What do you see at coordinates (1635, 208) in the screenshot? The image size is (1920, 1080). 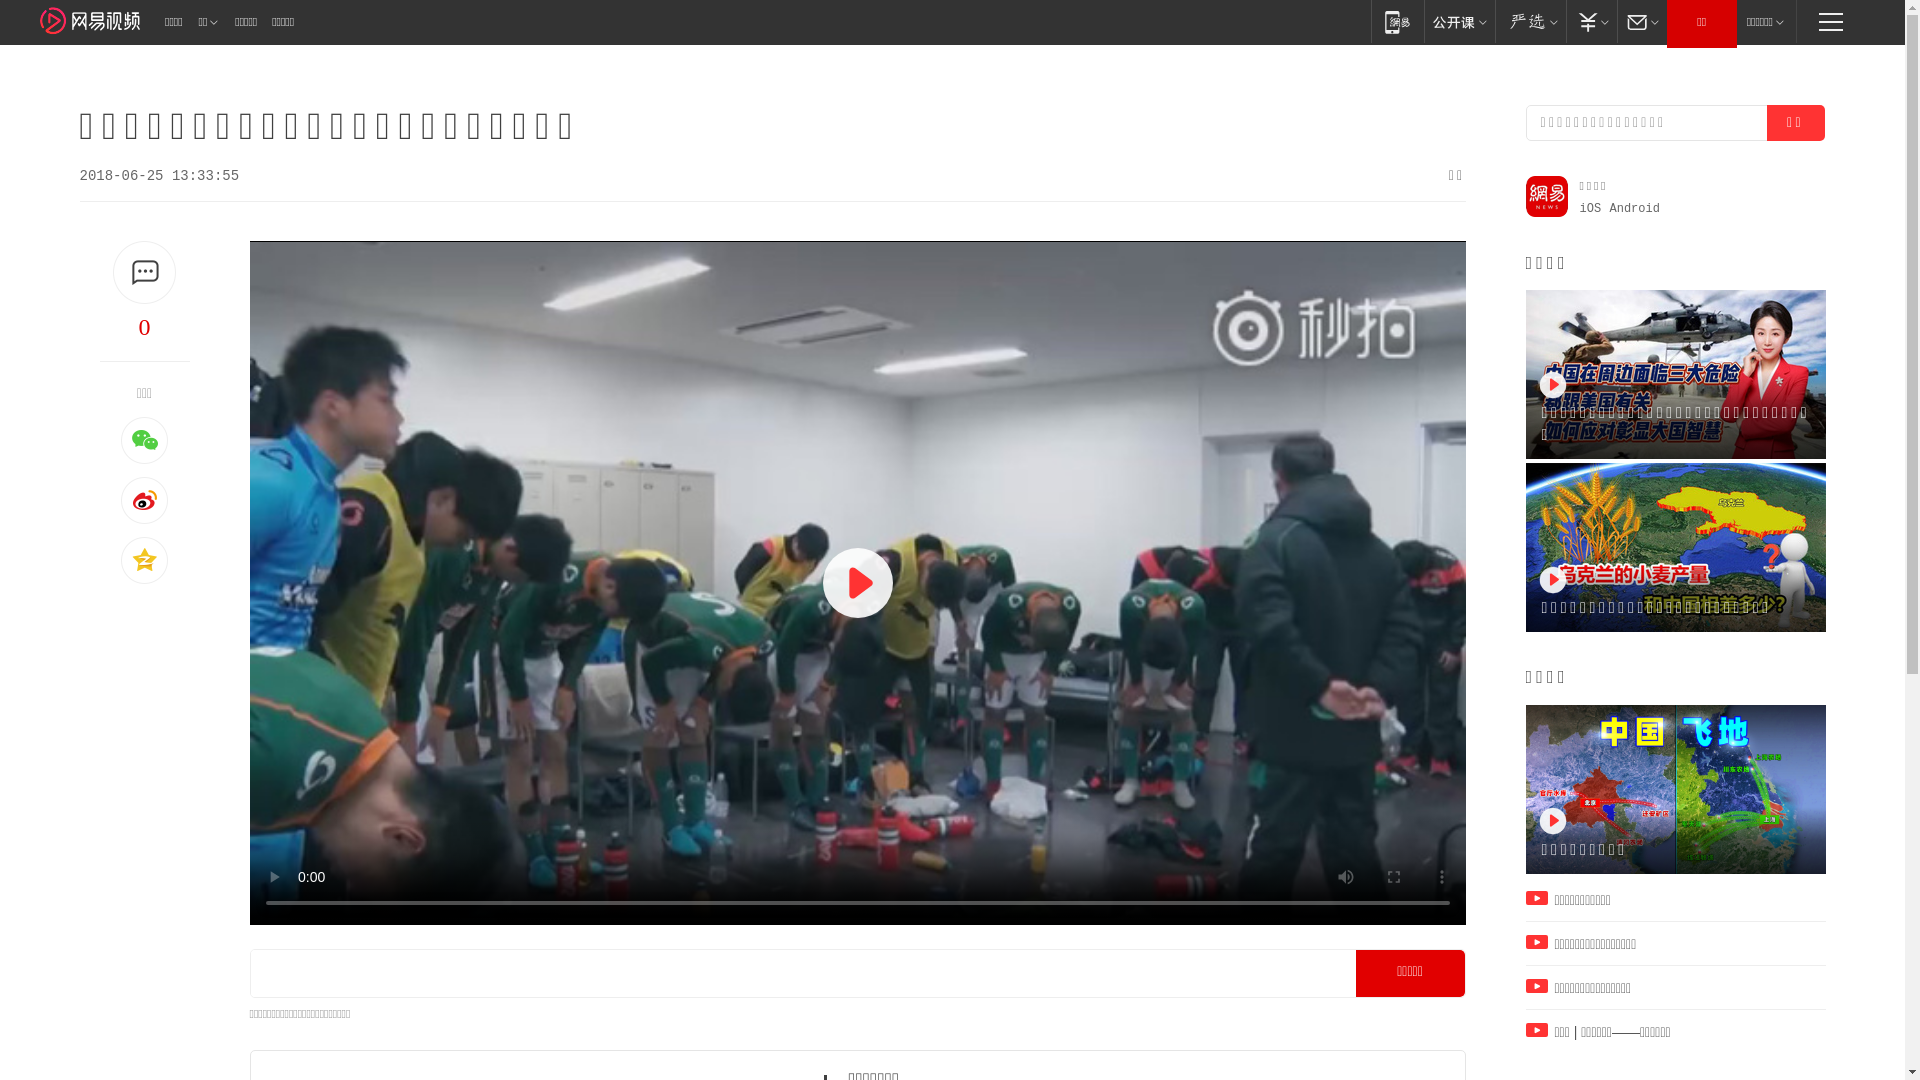 I see `'Android'` at bounding box center [1635, 208].